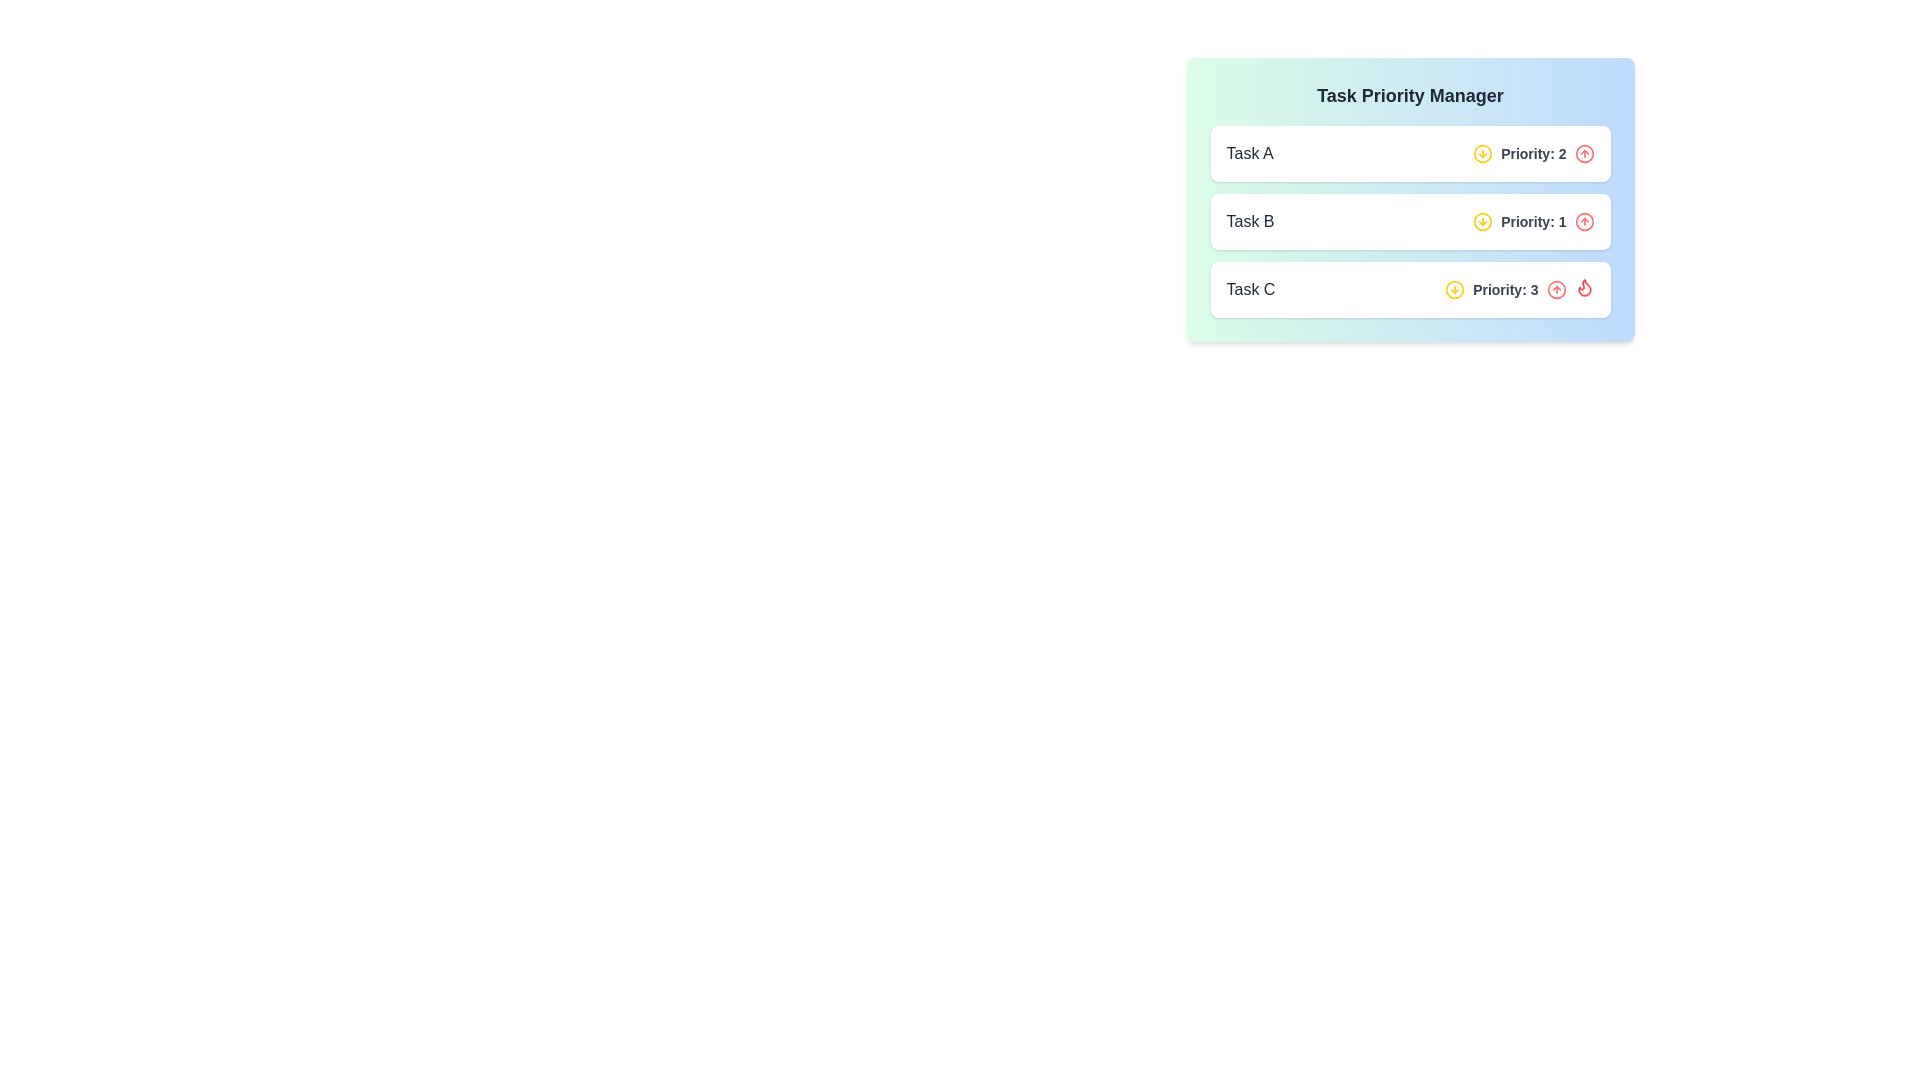  What do you see at coordinates (1519, 289) in the screenshot?
I see `priority value from the Text label located to the right of the task name in the 'Task C' panel` at bounding box center [1519, 289].